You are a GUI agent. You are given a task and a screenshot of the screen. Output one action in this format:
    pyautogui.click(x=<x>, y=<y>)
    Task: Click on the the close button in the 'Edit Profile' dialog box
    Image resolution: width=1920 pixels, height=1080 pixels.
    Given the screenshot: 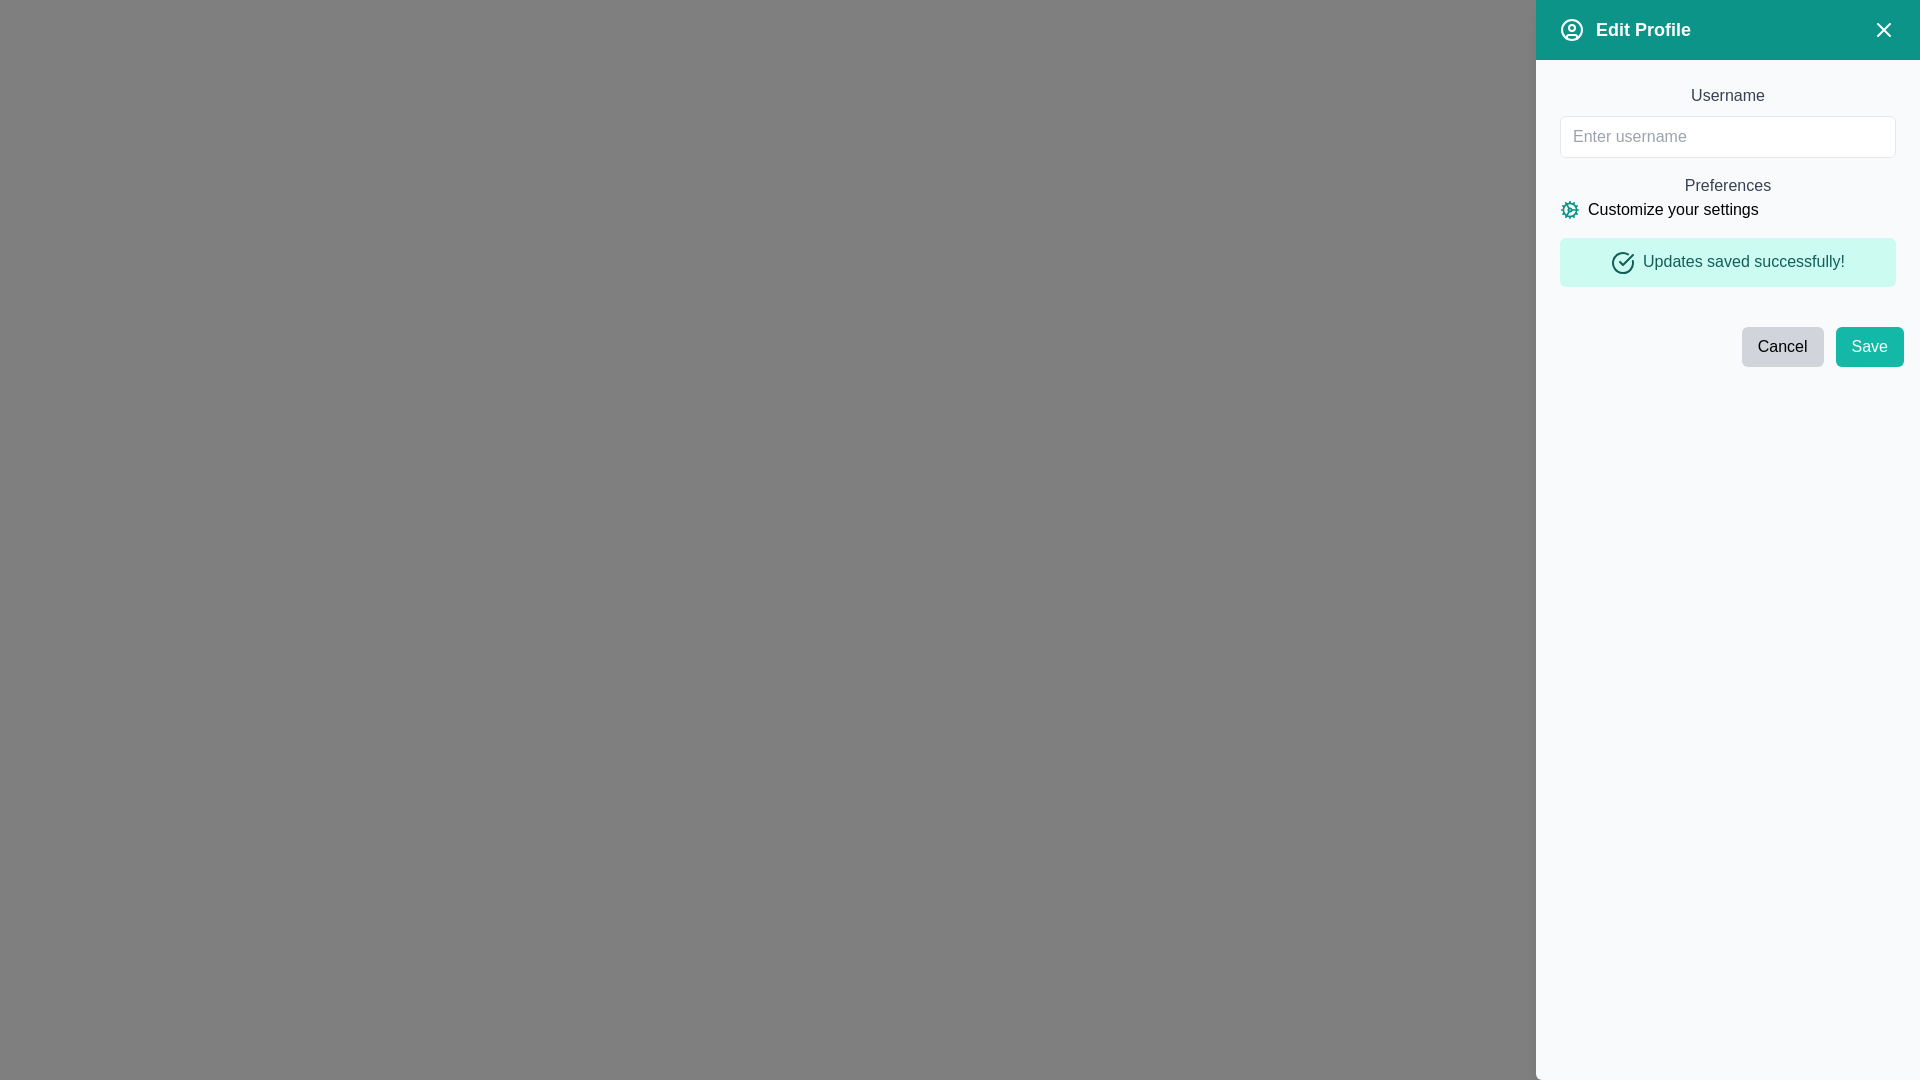 What is the action you would take?
    pyautogui.click(x=1882, y=30)
    